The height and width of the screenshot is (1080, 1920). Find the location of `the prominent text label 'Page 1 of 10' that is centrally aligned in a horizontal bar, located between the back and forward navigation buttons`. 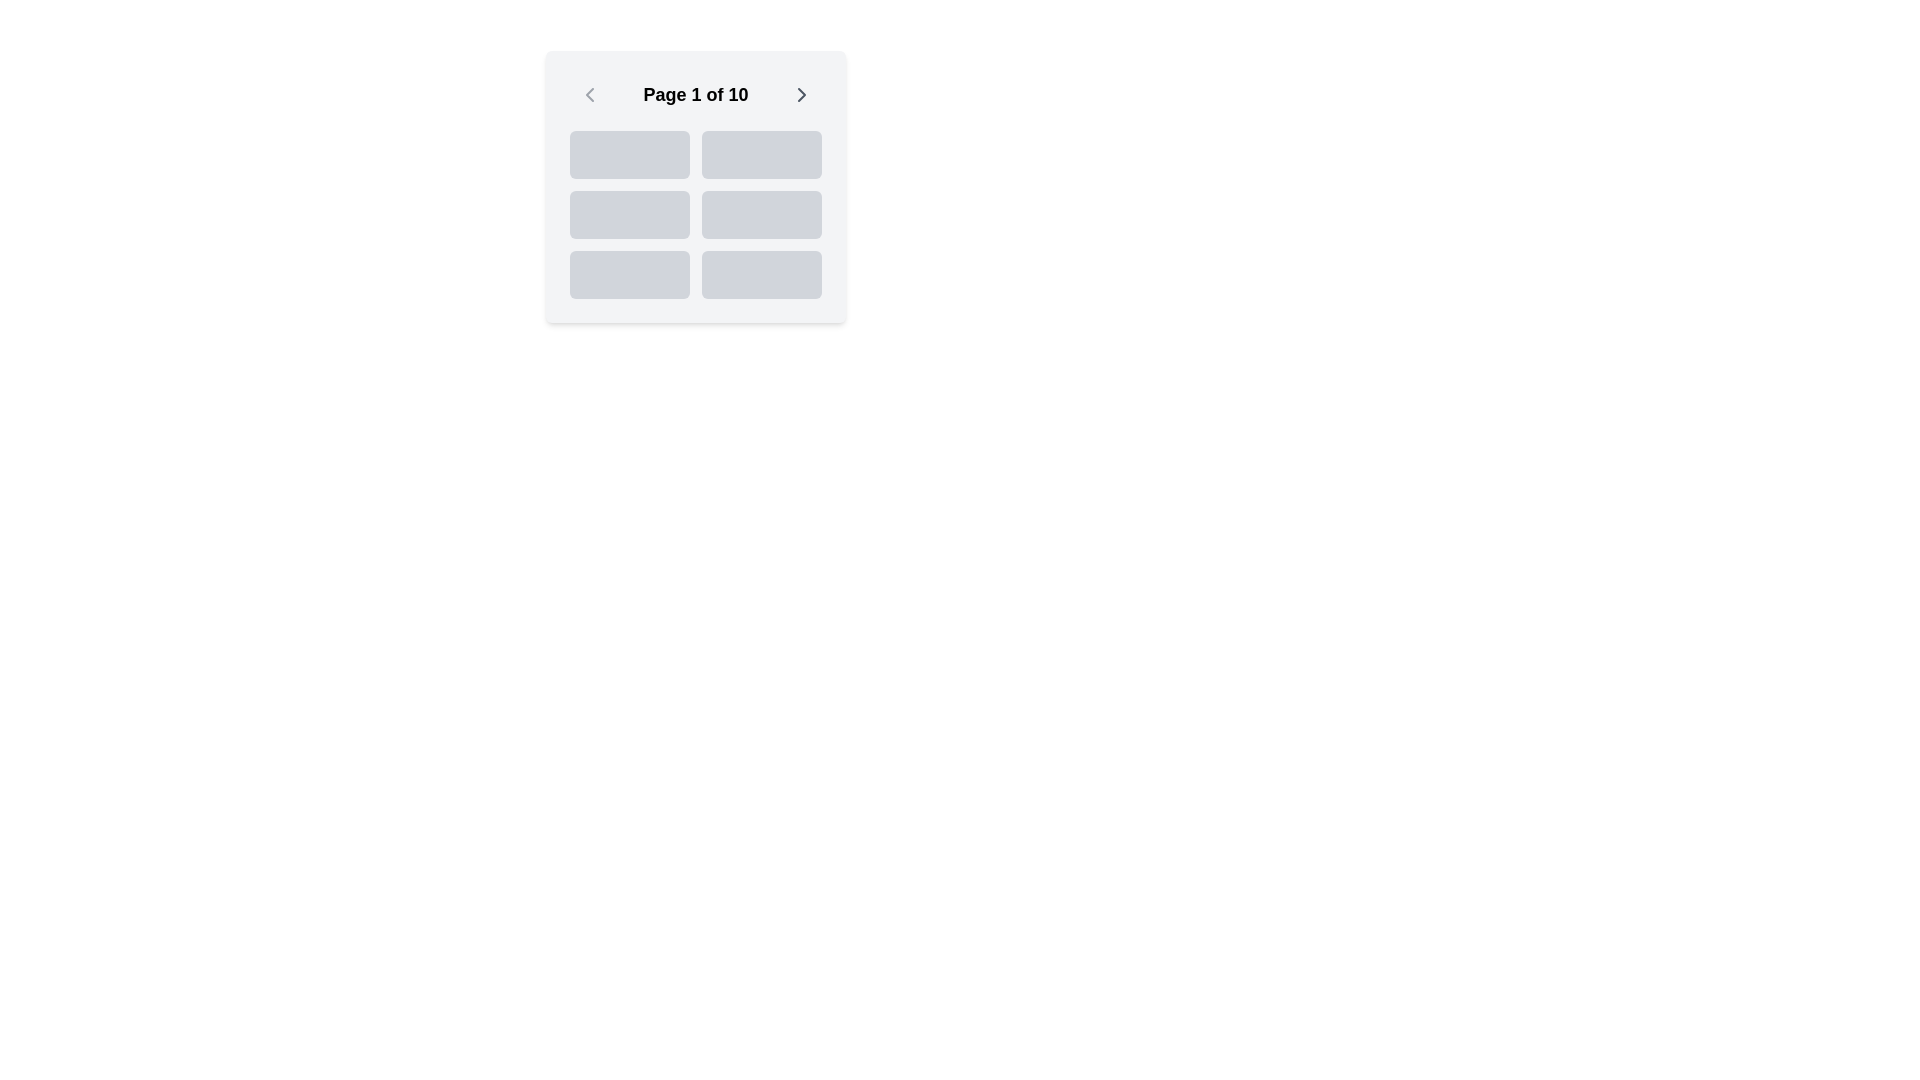

the prominent text label 'Page 1 of 10' that is centrally aligned in a horizontal bar, located between the back and forward navigation buttons is located at coordinates (696, 95).